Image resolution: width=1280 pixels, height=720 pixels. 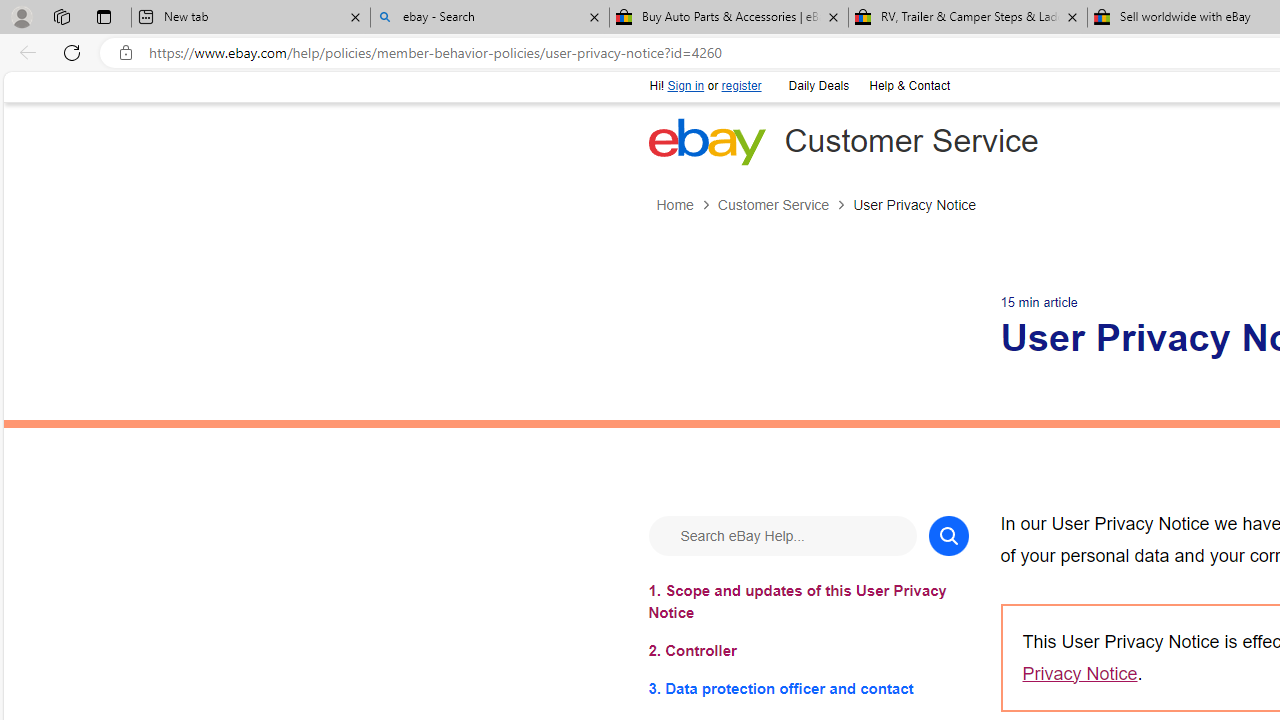 What do you see at coordinates (772, 205) in the screenshot?
I see `'Customer Service'` at bounding box center [772, 205].